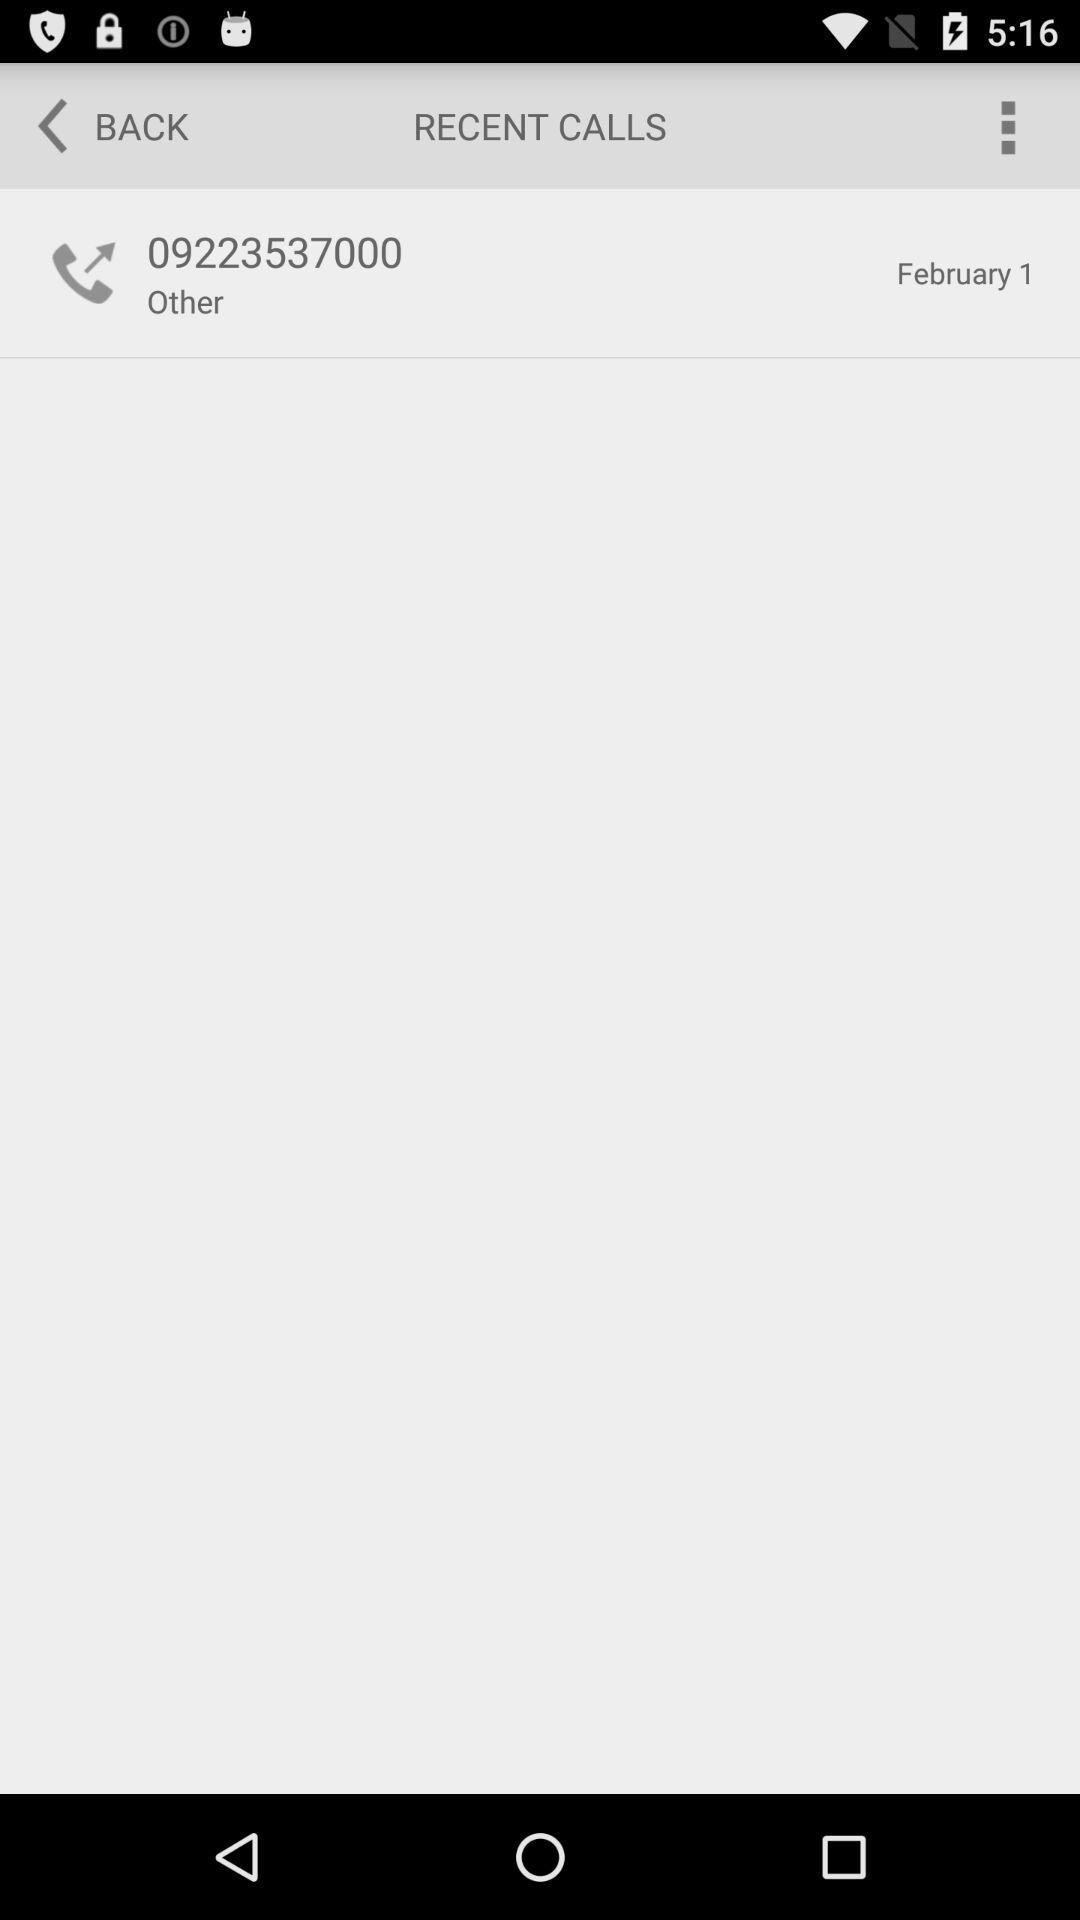 The image size is (1080, 1920). What do you see at coordinates (510, 250) in the screenshot?
I see `the 09223537000 item` at bounding box center [510, 250].